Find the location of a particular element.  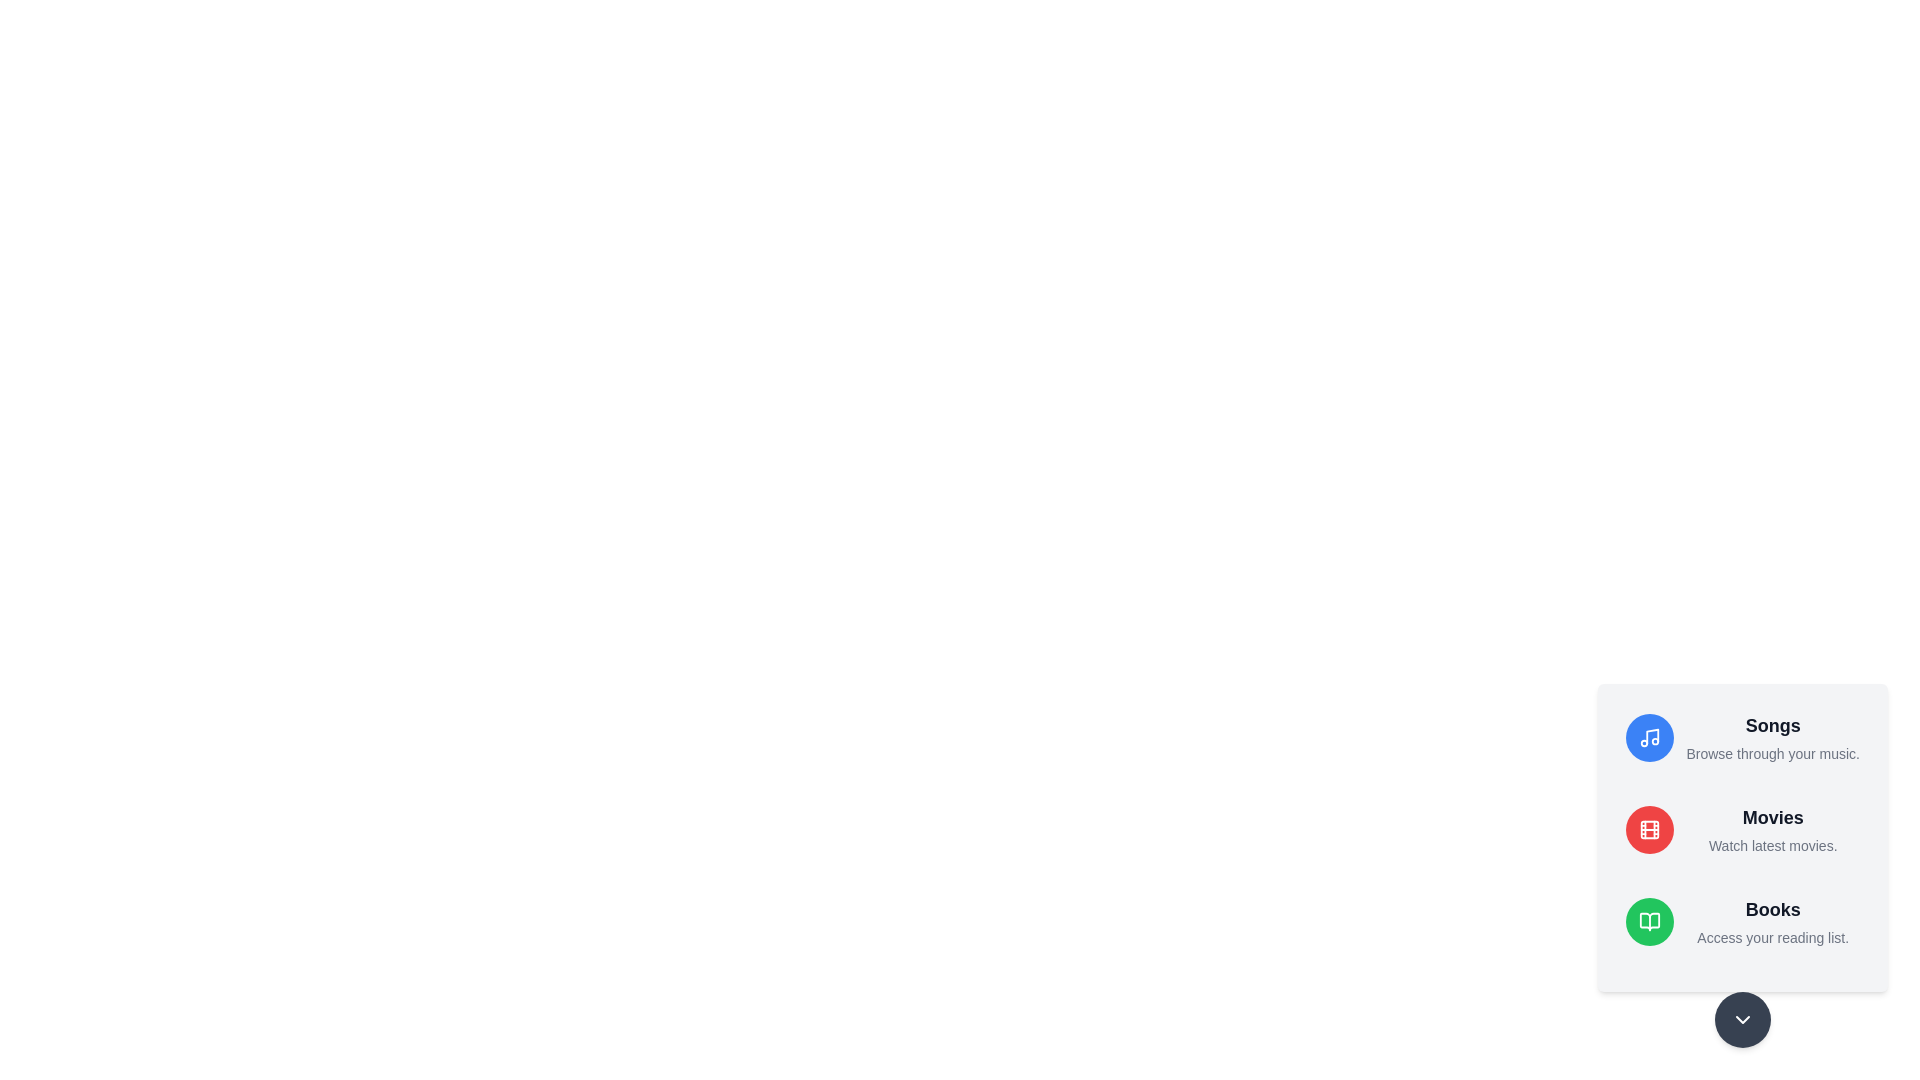

the Songs button to interact with the corresponding media option is located at coordinates (1650, 737).